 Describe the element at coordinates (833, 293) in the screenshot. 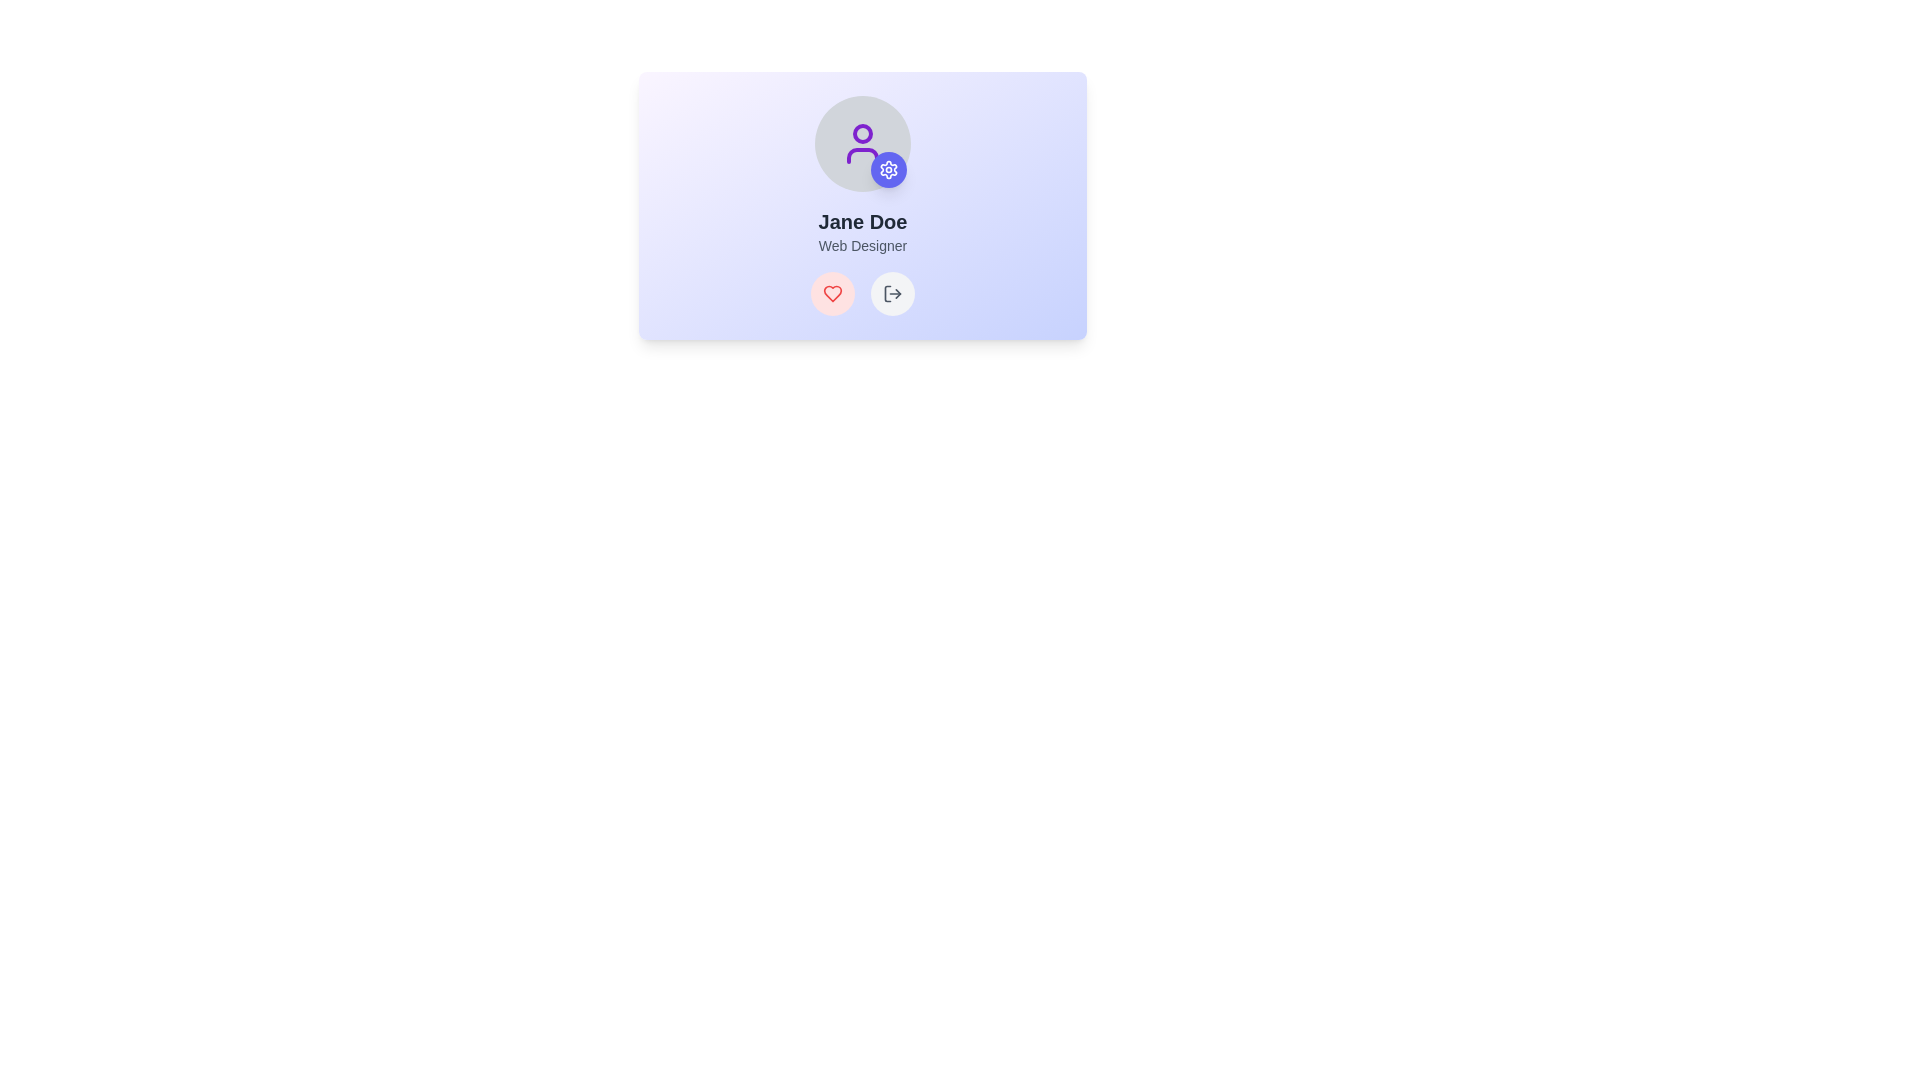

I see `the 'like' or 'favorite' button positioned centrally in the bottom row of the card-like UI element` at that location.